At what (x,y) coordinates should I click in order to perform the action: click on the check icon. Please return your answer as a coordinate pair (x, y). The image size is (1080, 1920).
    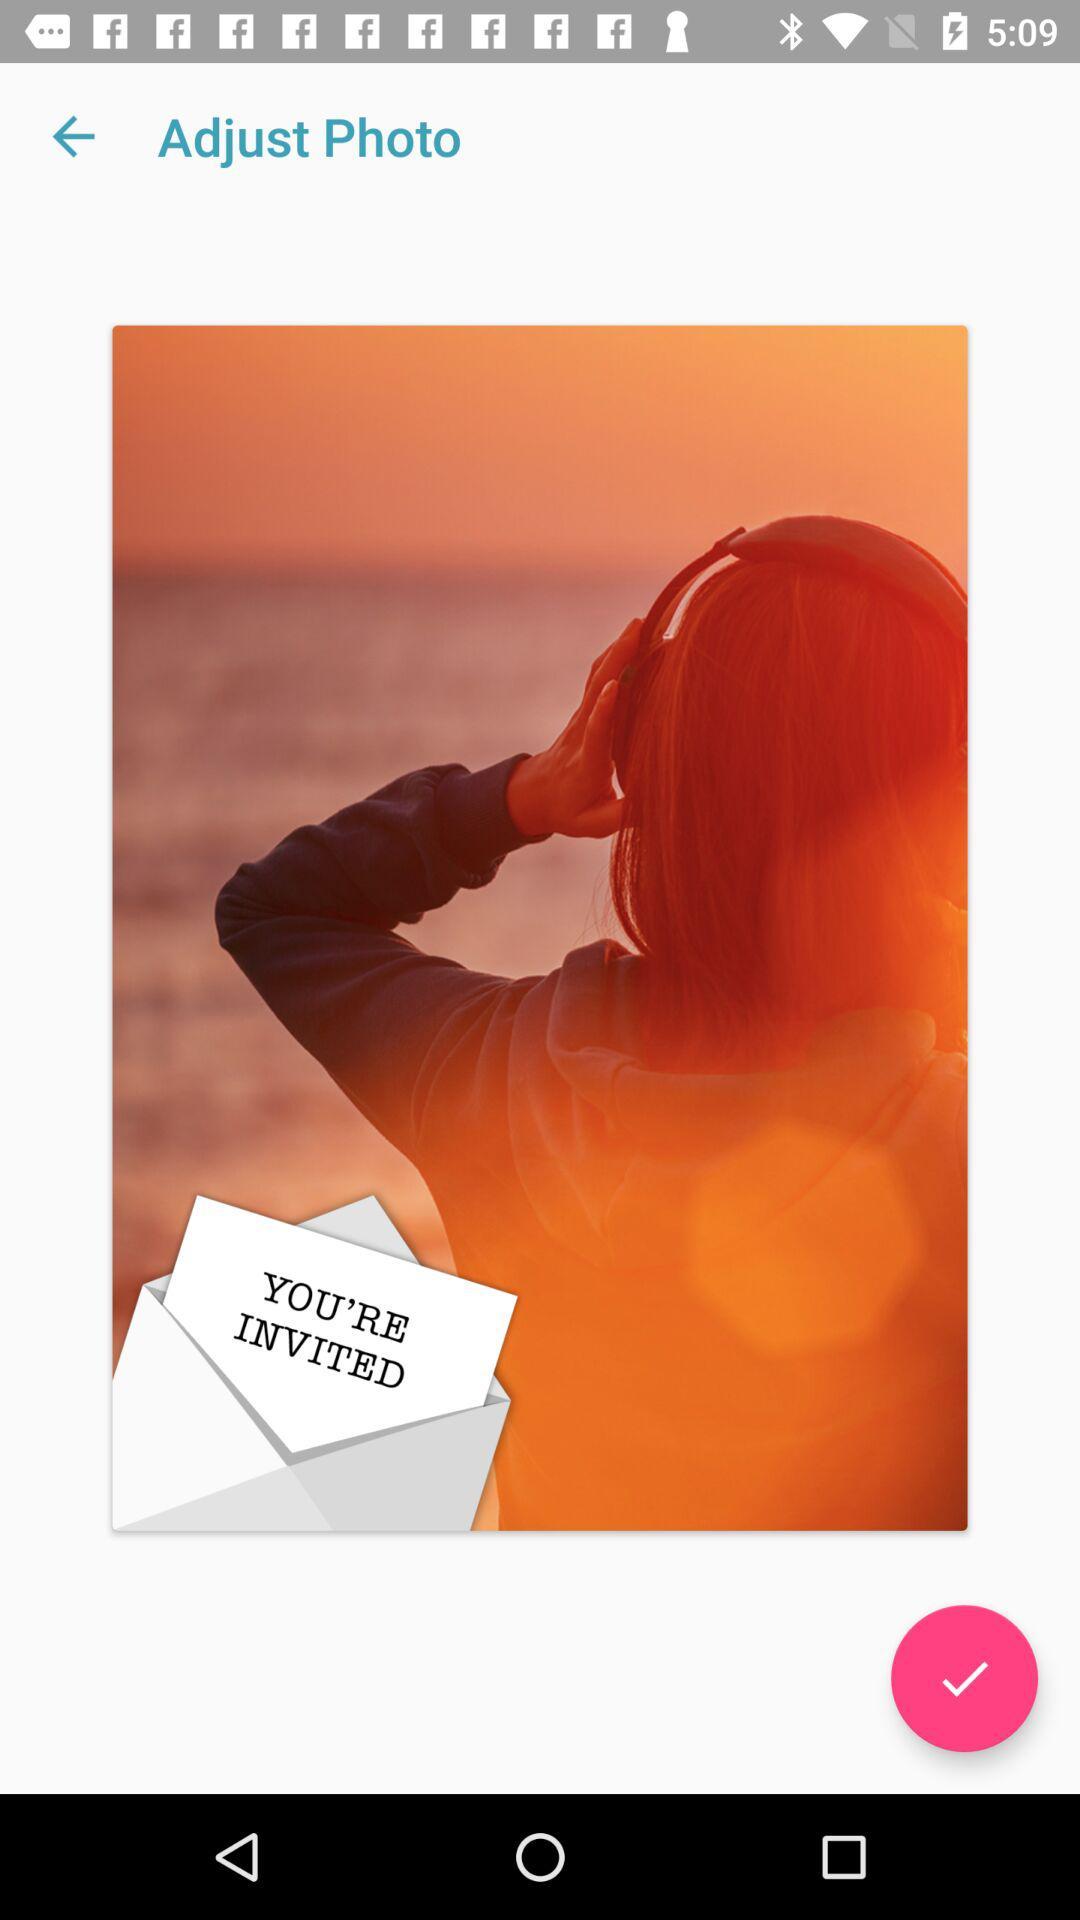
    Looking at the image, I should click on (963, 1678).